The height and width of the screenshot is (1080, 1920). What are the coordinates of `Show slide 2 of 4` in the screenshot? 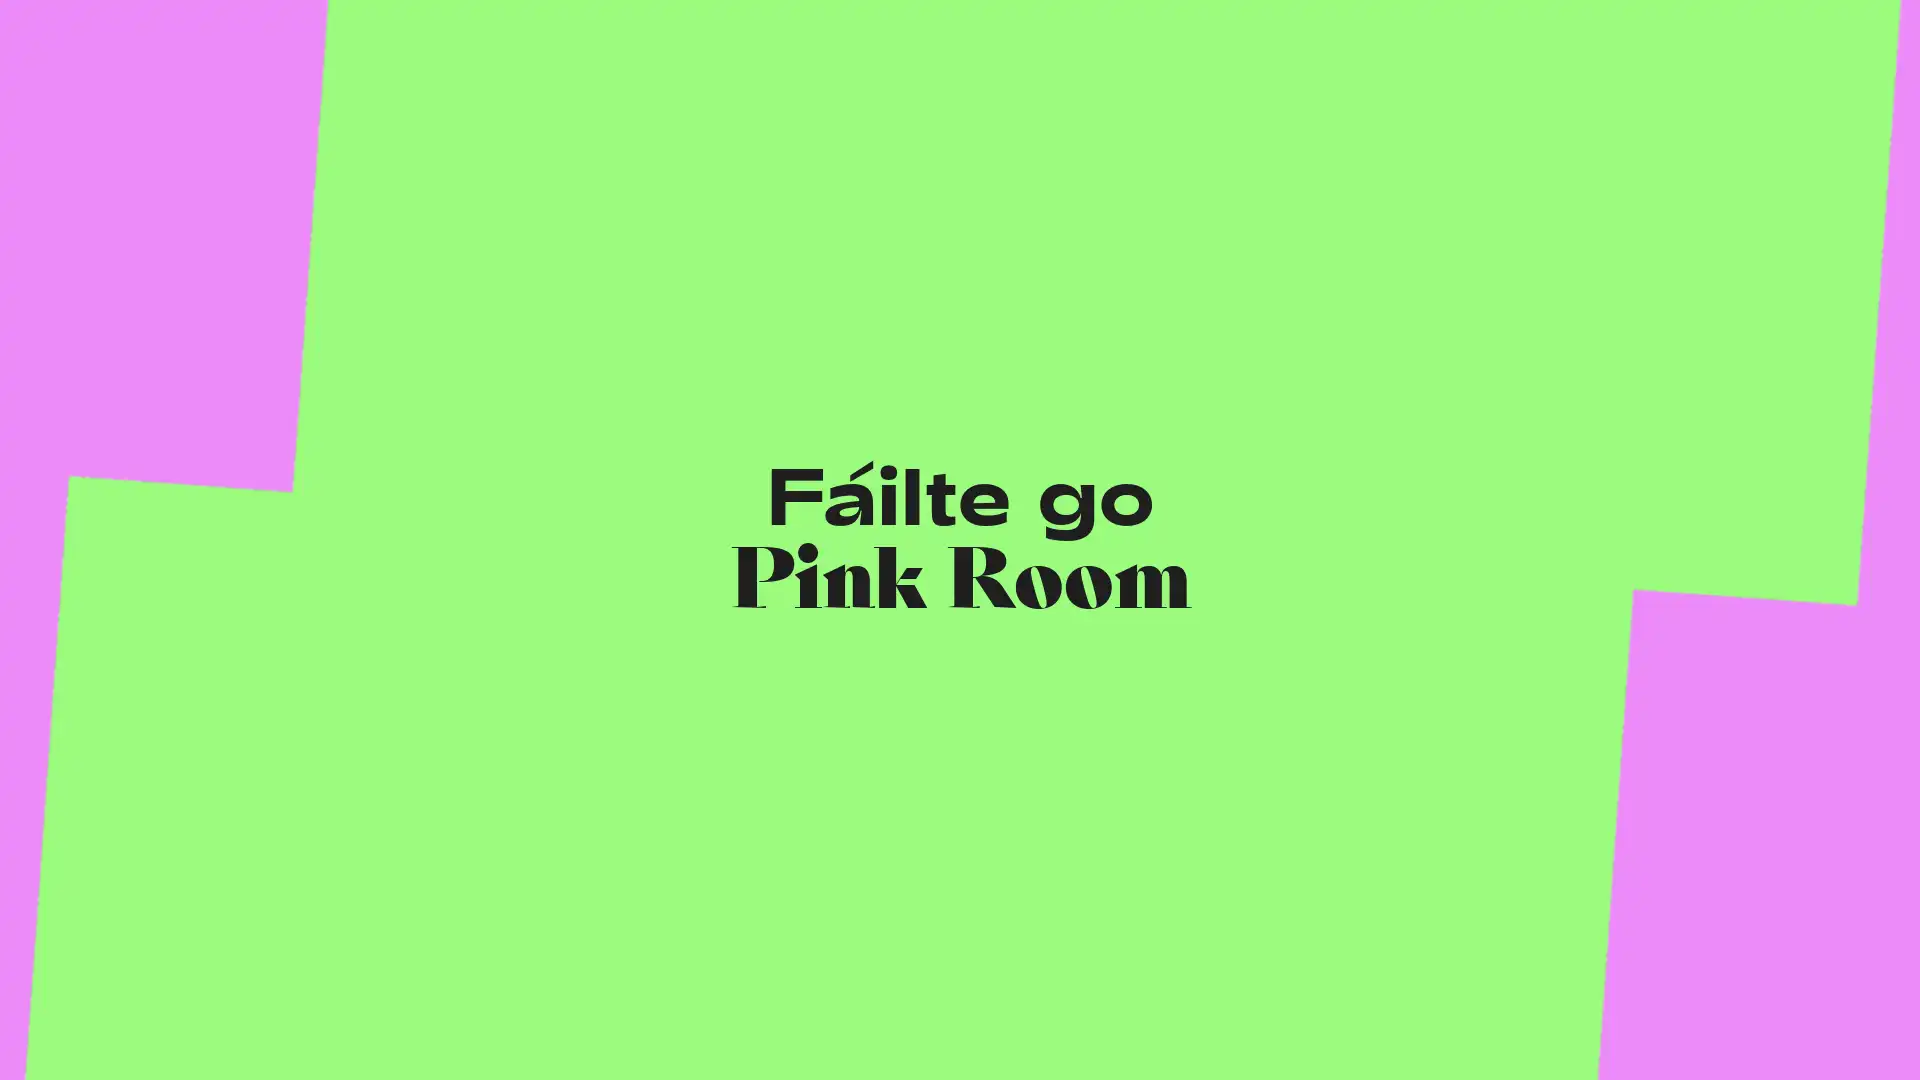 It's located at (649, 527).